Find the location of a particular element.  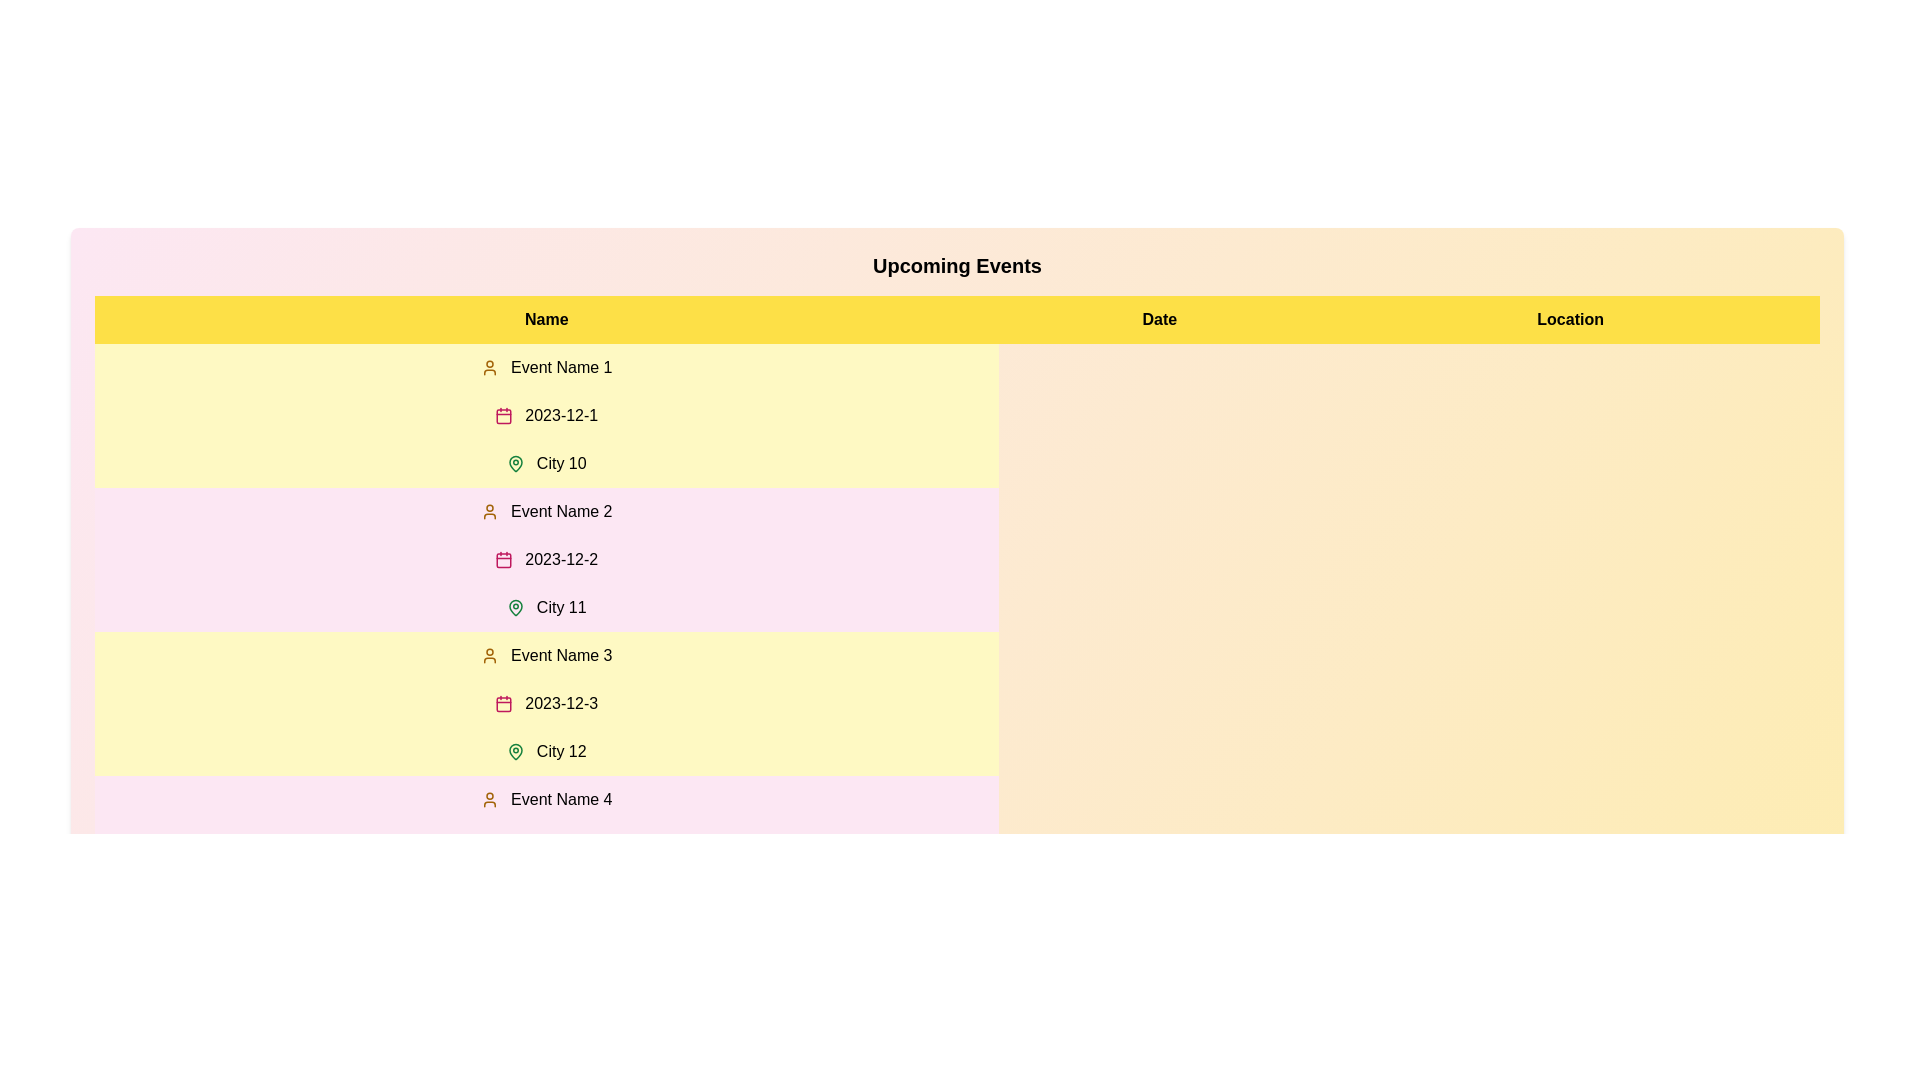

the row corresponding to 4 in the table is located at coordinates (546, 848).